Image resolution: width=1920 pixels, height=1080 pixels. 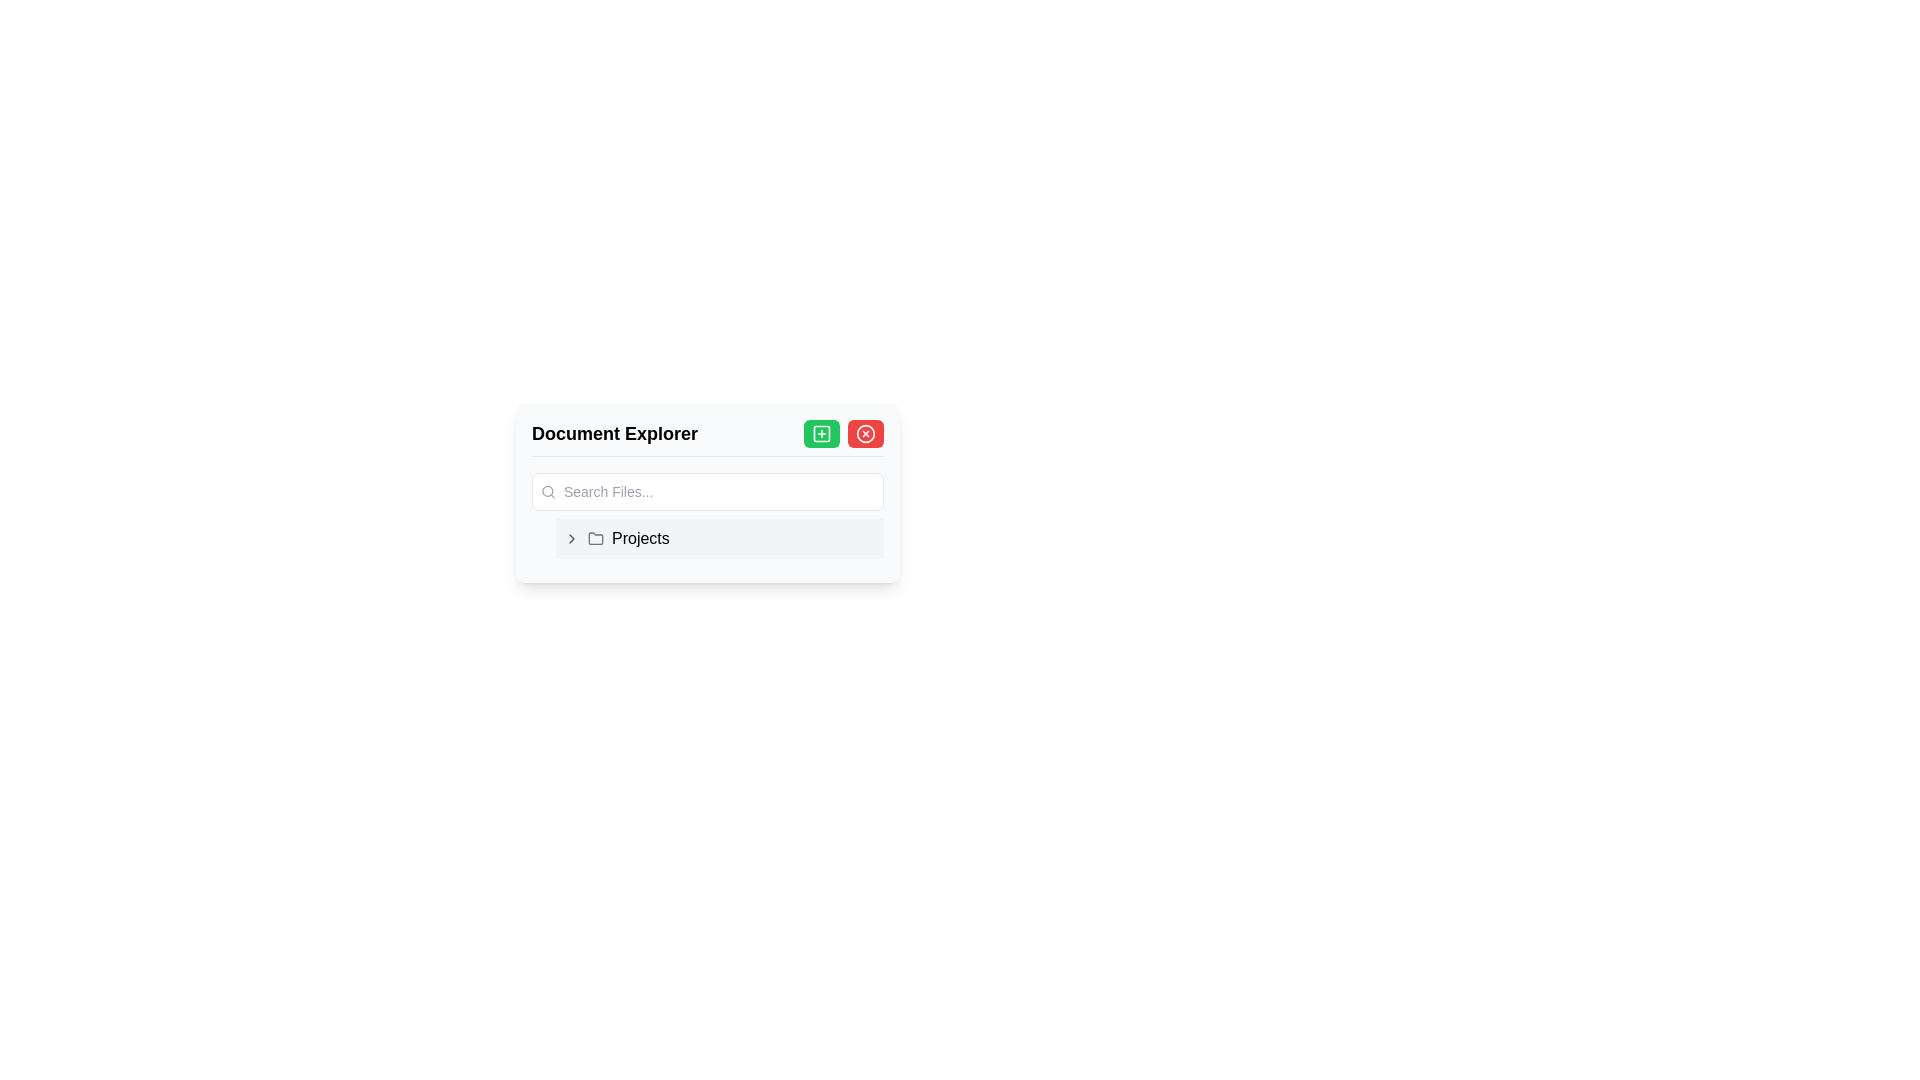 I want to click on the graphical component of the icon button in the Document Explorer from its current position, so click(x=821, y=433).